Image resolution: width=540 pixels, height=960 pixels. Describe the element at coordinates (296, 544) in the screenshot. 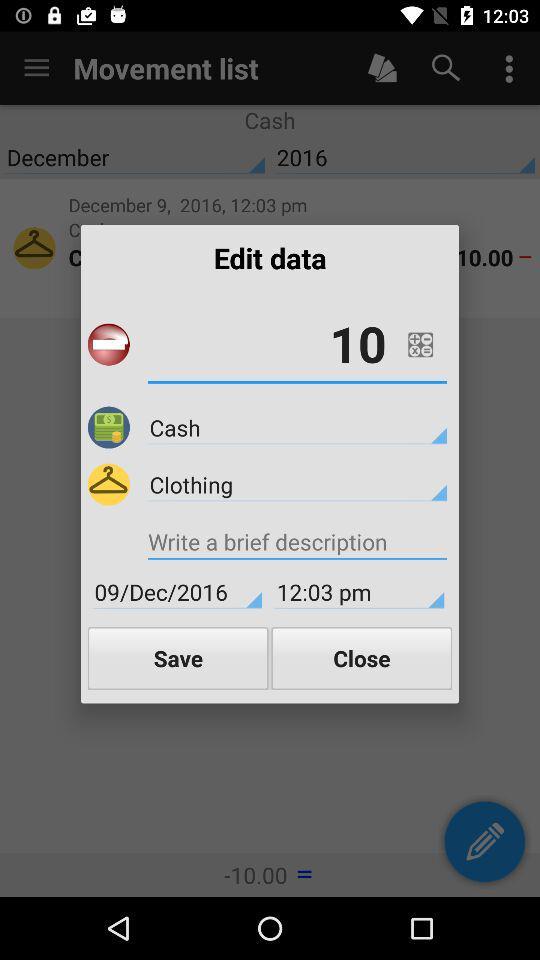

I see `icon below clothing item` at that location.